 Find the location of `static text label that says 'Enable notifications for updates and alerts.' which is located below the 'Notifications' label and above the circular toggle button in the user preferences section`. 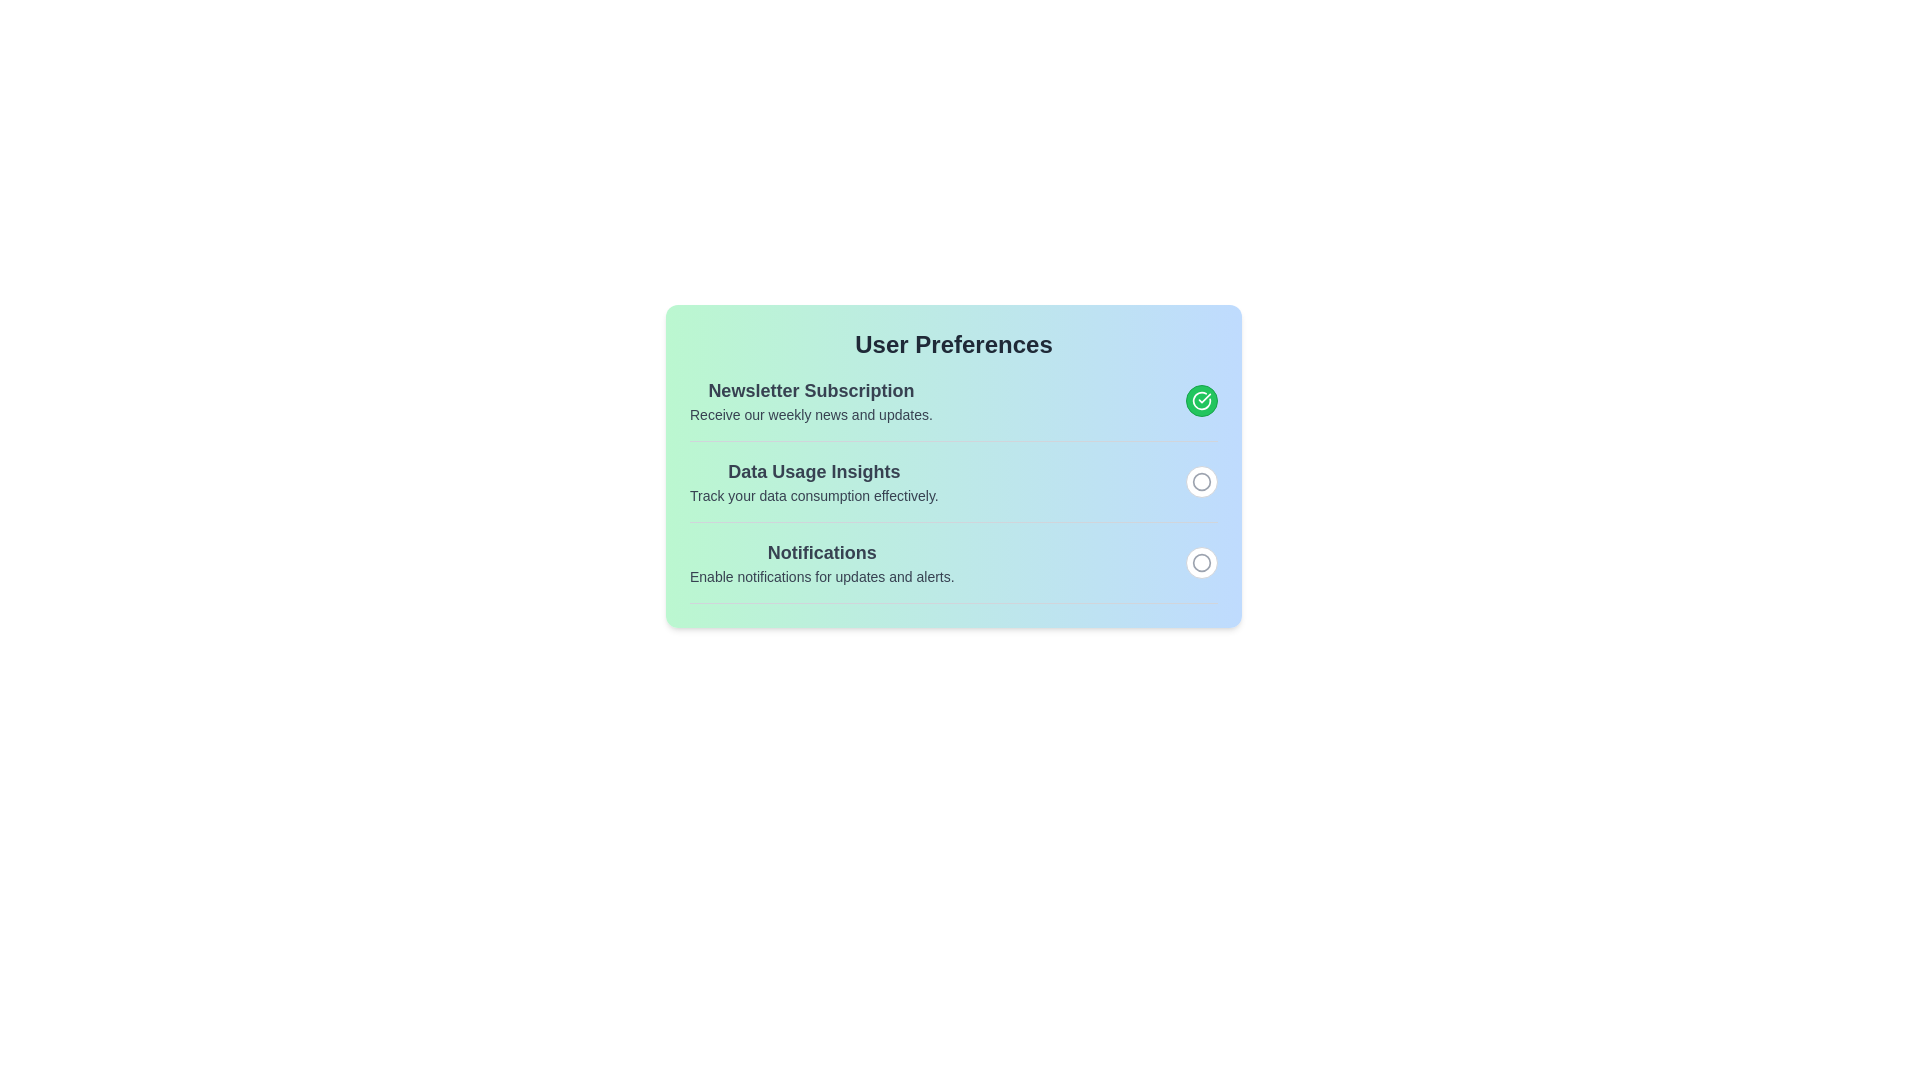

static text label that says 'Enable notifications for updates and alerts.' which is located below the 'Notifications' label and above the circular toggle button in the user preferences section is located at coordinates (822, 577).